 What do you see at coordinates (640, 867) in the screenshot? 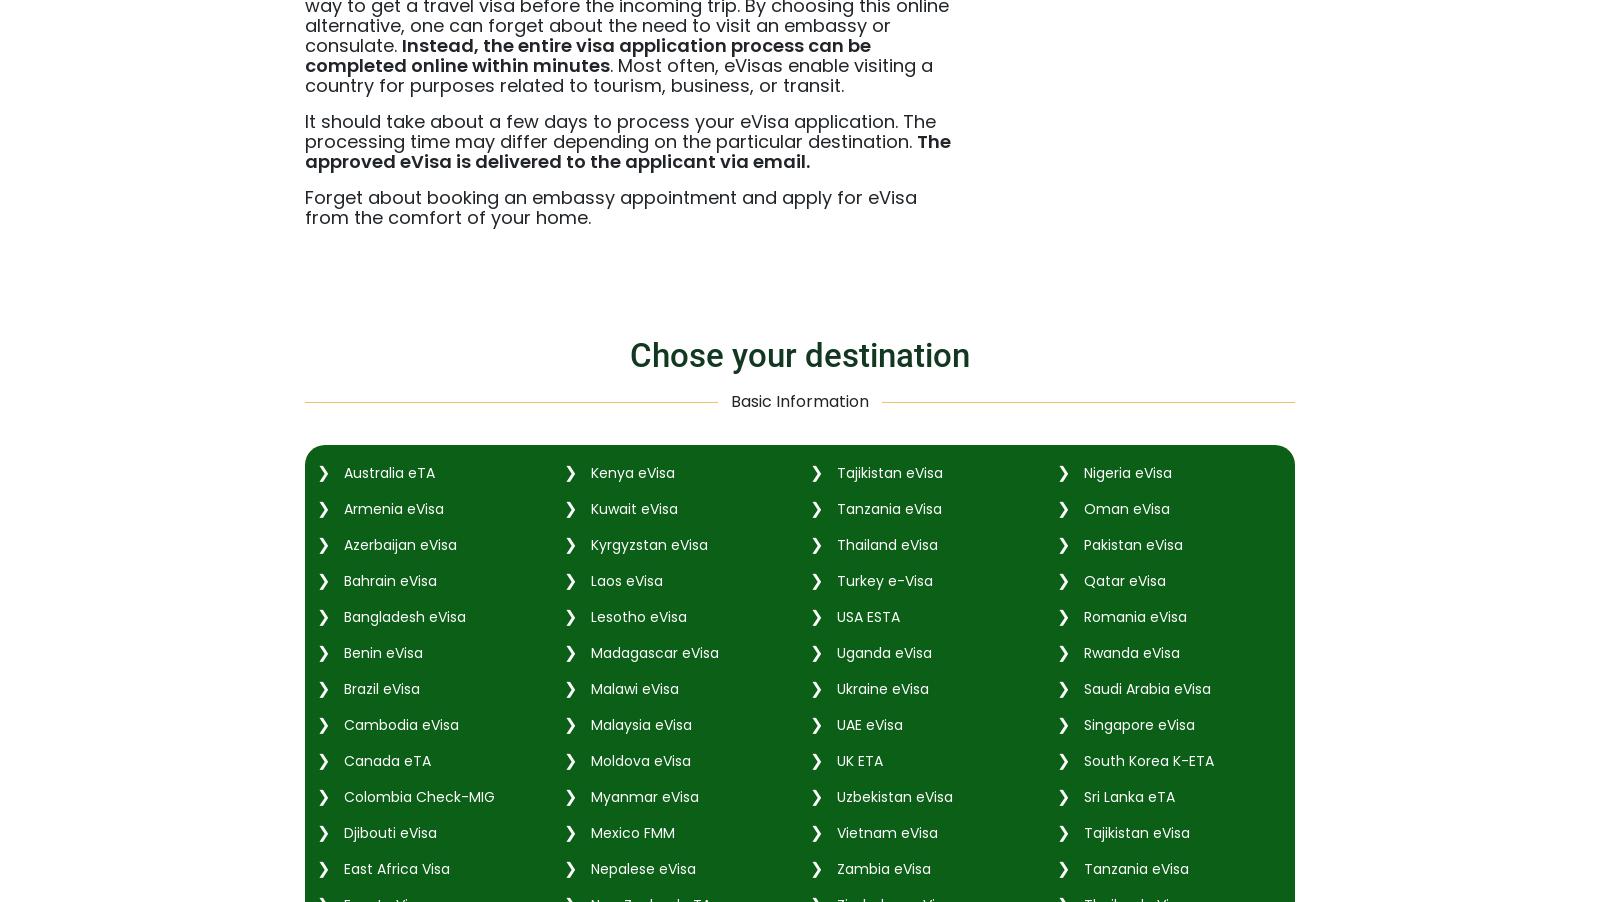
I see `'Nepalese eVisa'` at bounding box center [640, 867].